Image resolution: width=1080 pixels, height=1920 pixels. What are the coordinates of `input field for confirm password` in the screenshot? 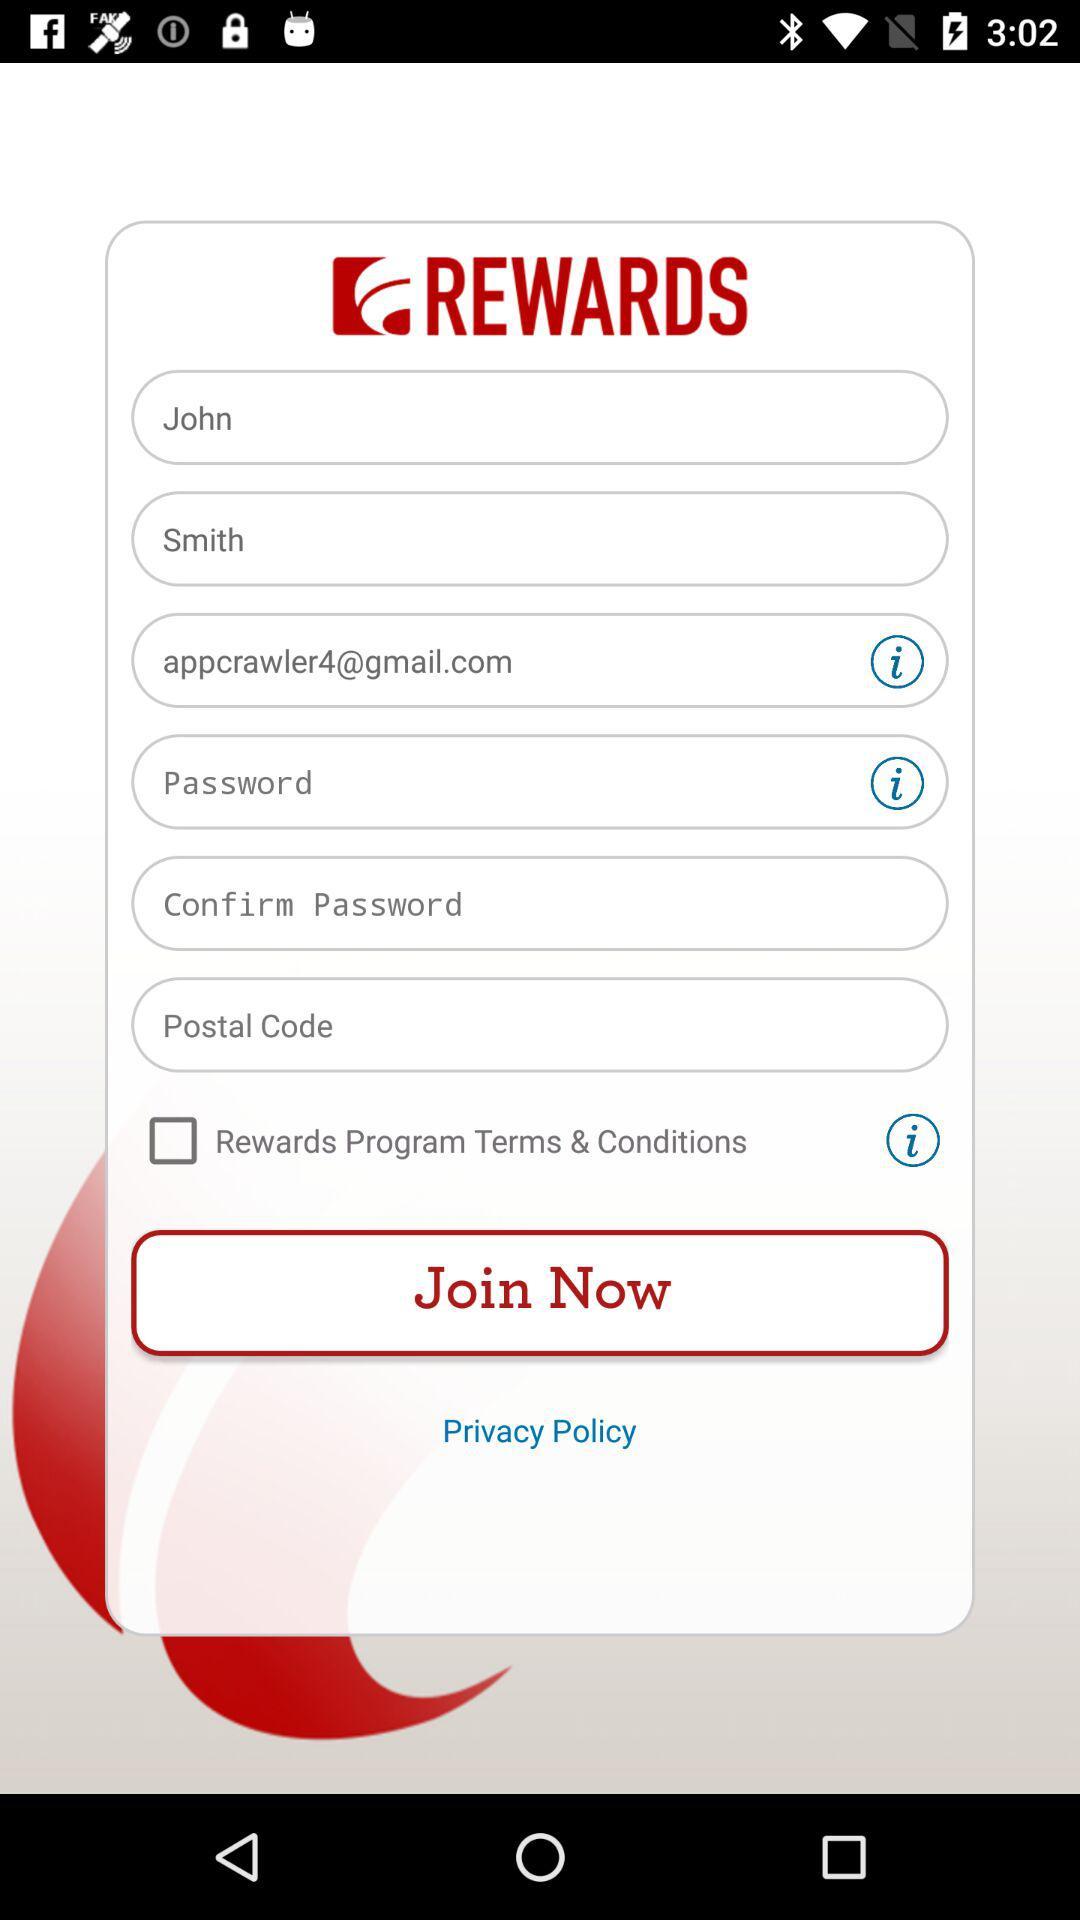 It's located at (540, 902).